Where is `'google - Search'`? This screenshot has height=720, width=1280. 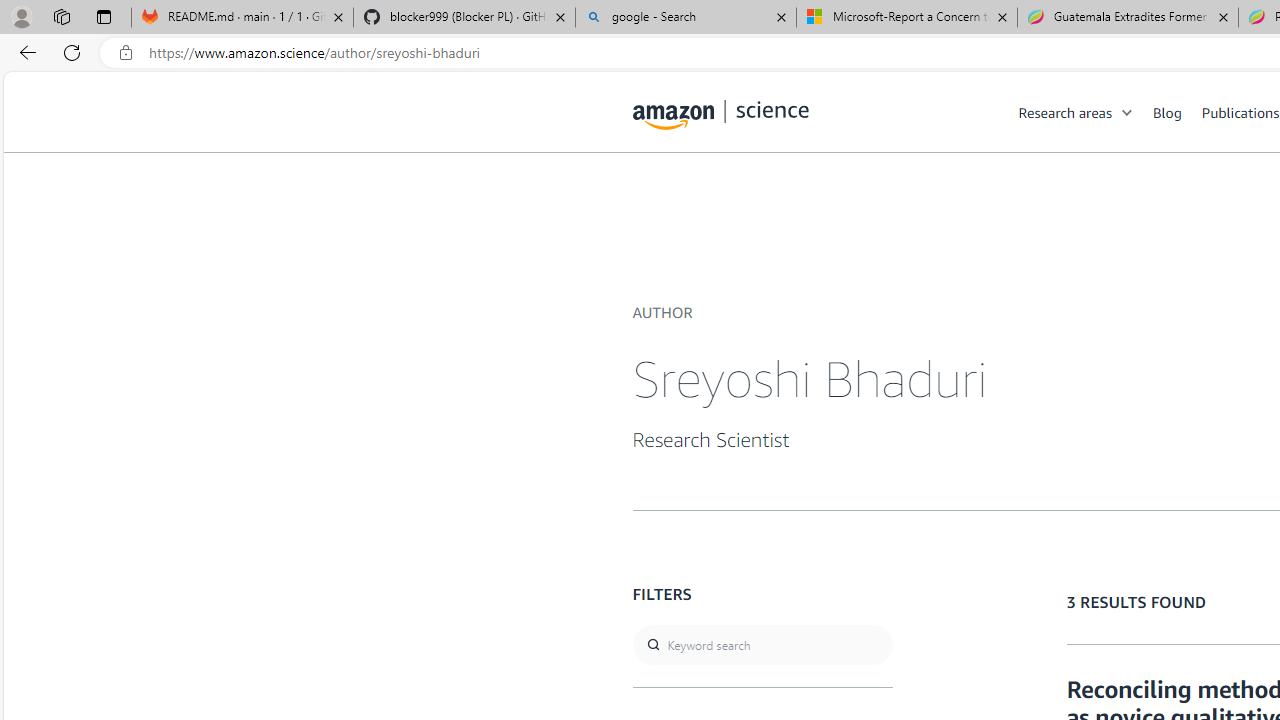 'google - Search' is located at coordinates (686, 17).